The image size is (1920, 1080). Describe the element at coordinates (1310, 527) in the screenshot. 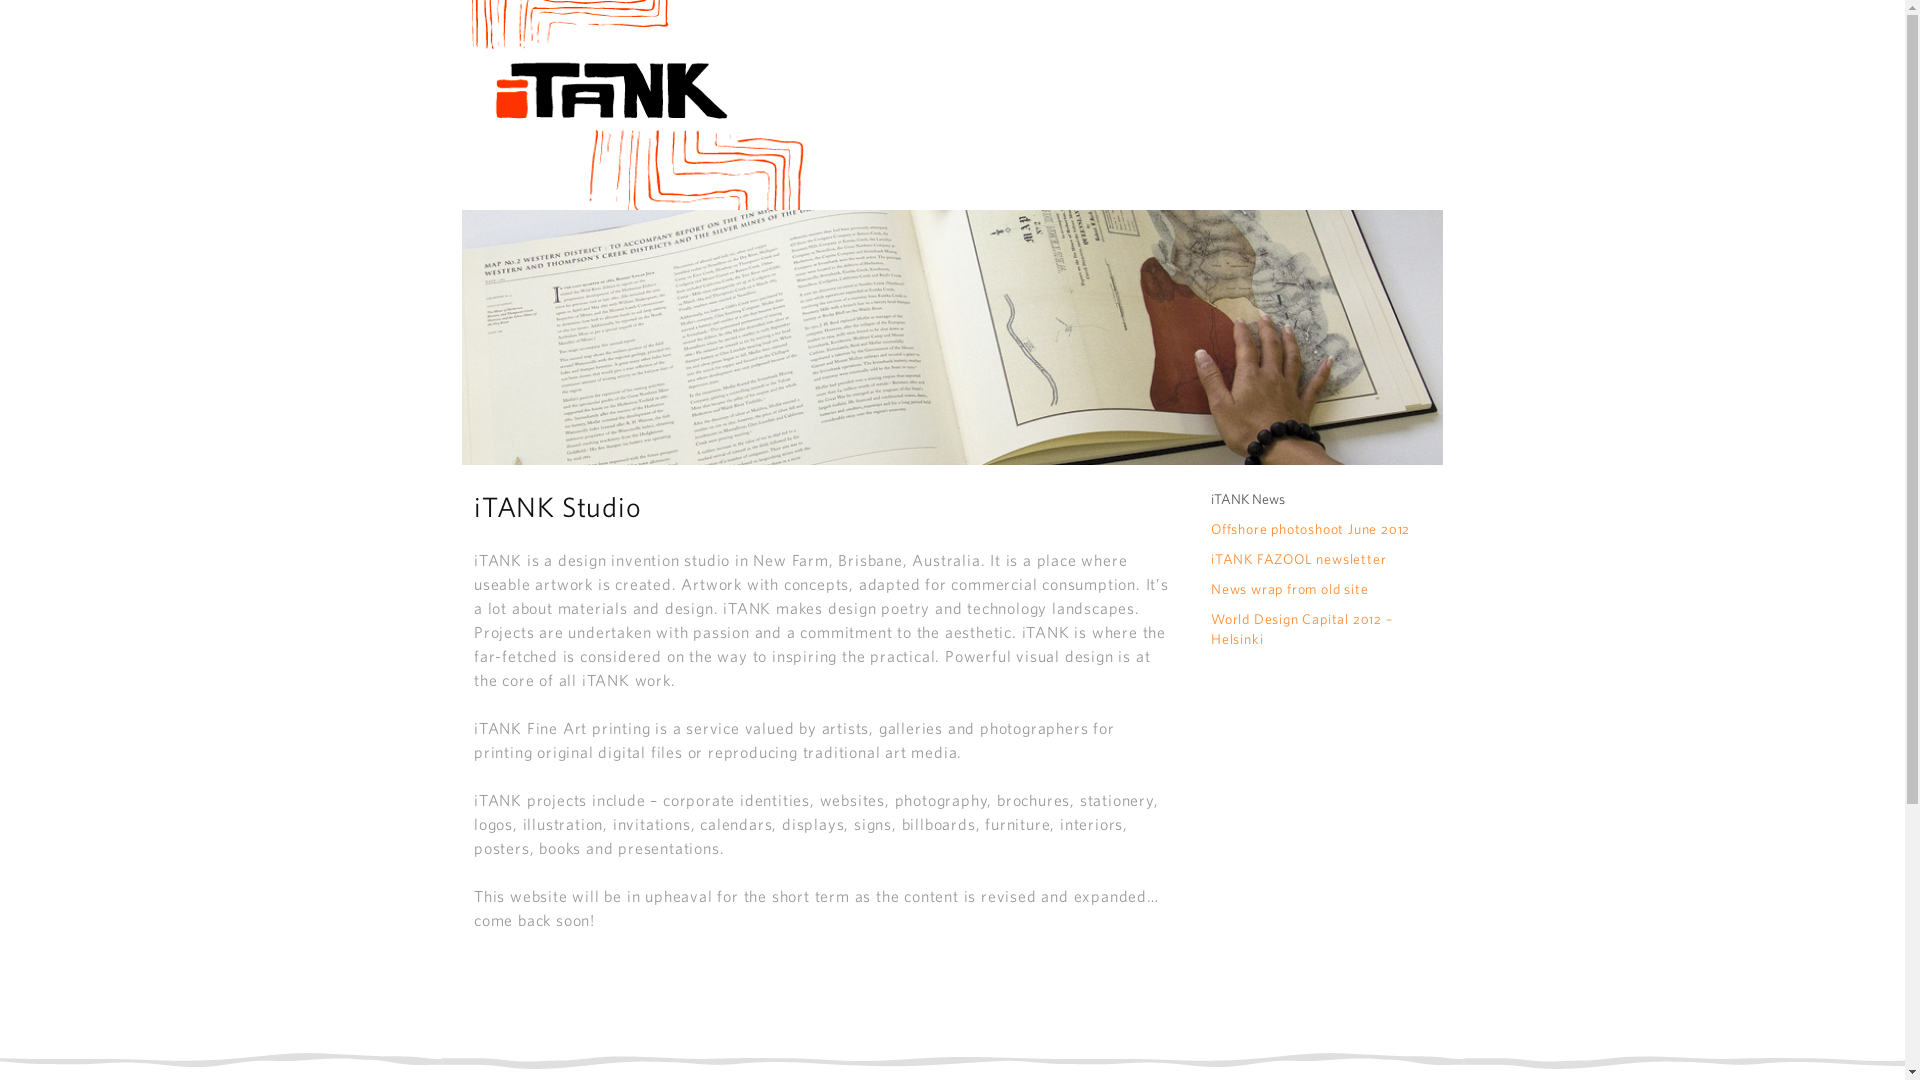

I see `'Offshore photoshoot June 2012'` at that location.